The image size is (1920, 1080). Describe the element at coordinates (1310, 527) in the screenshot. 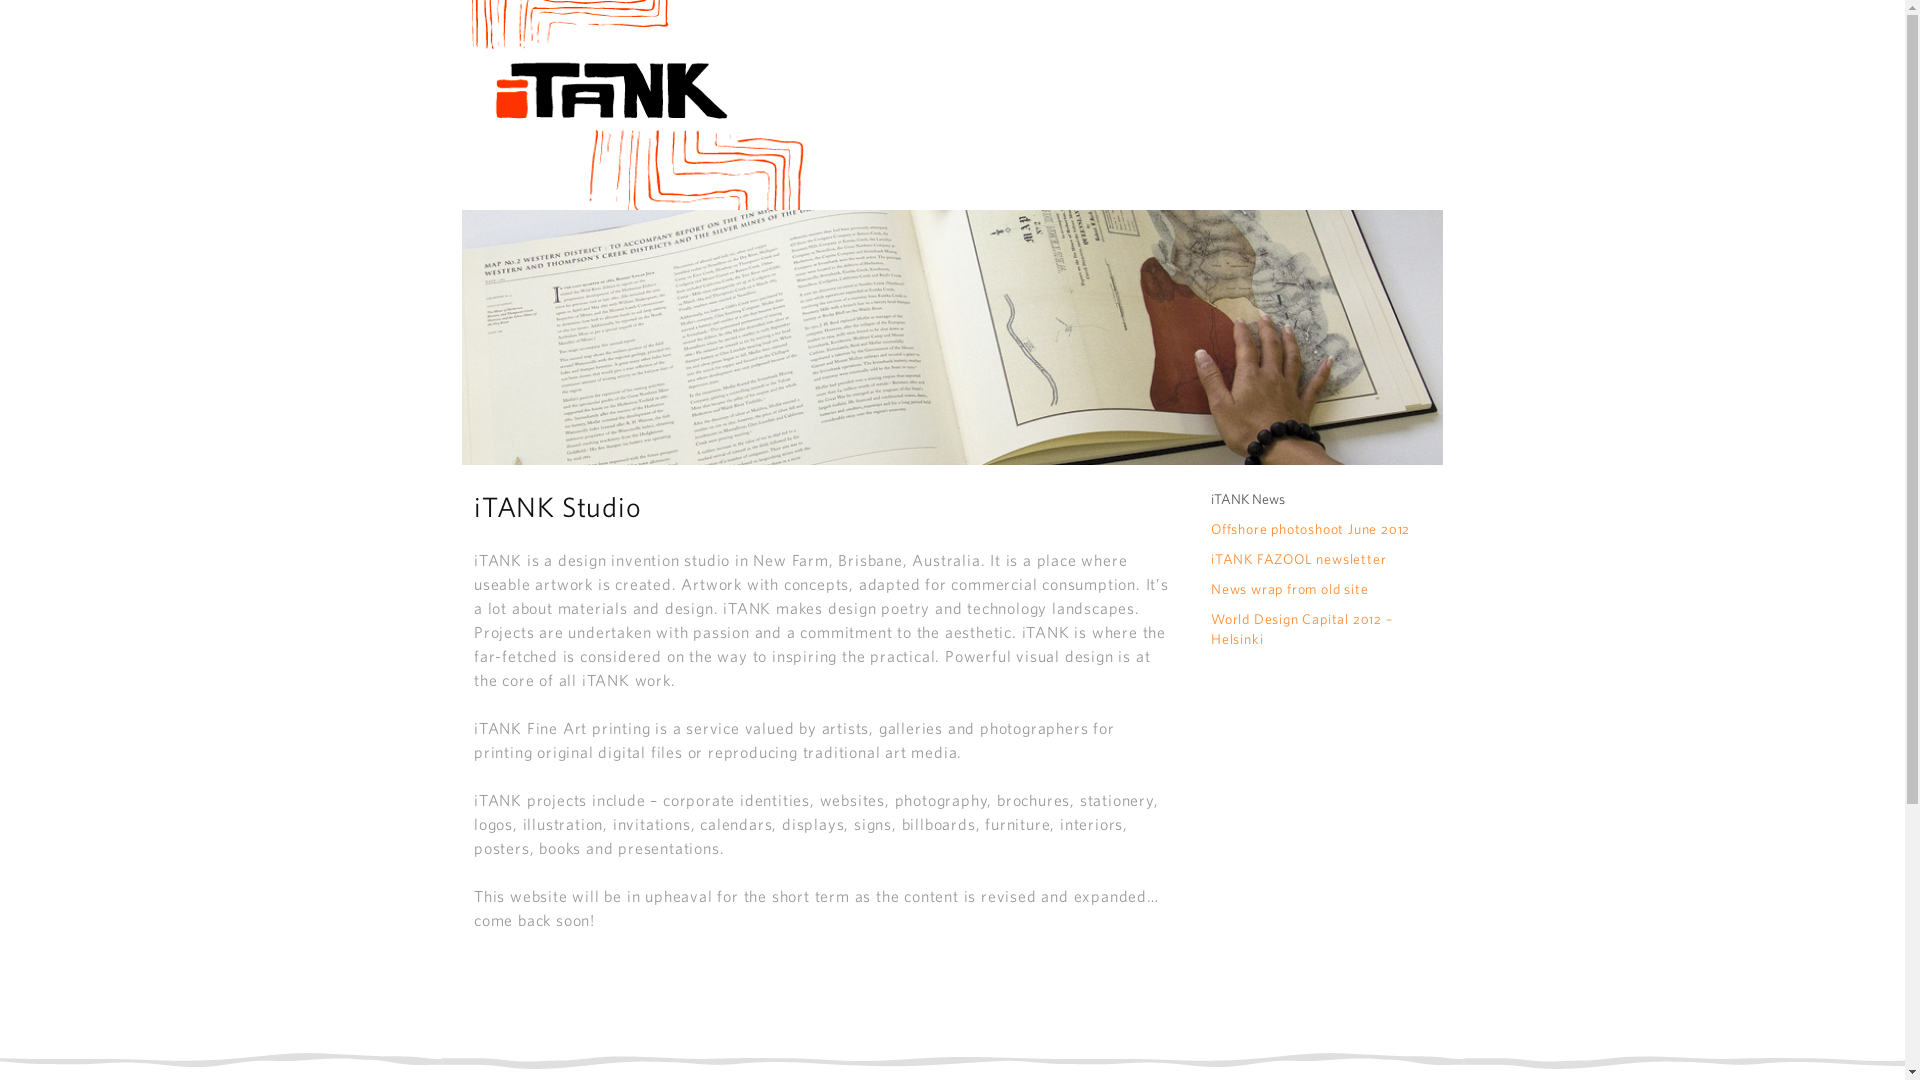

I see `'Offshore photoshoot June 2012'` at that location.